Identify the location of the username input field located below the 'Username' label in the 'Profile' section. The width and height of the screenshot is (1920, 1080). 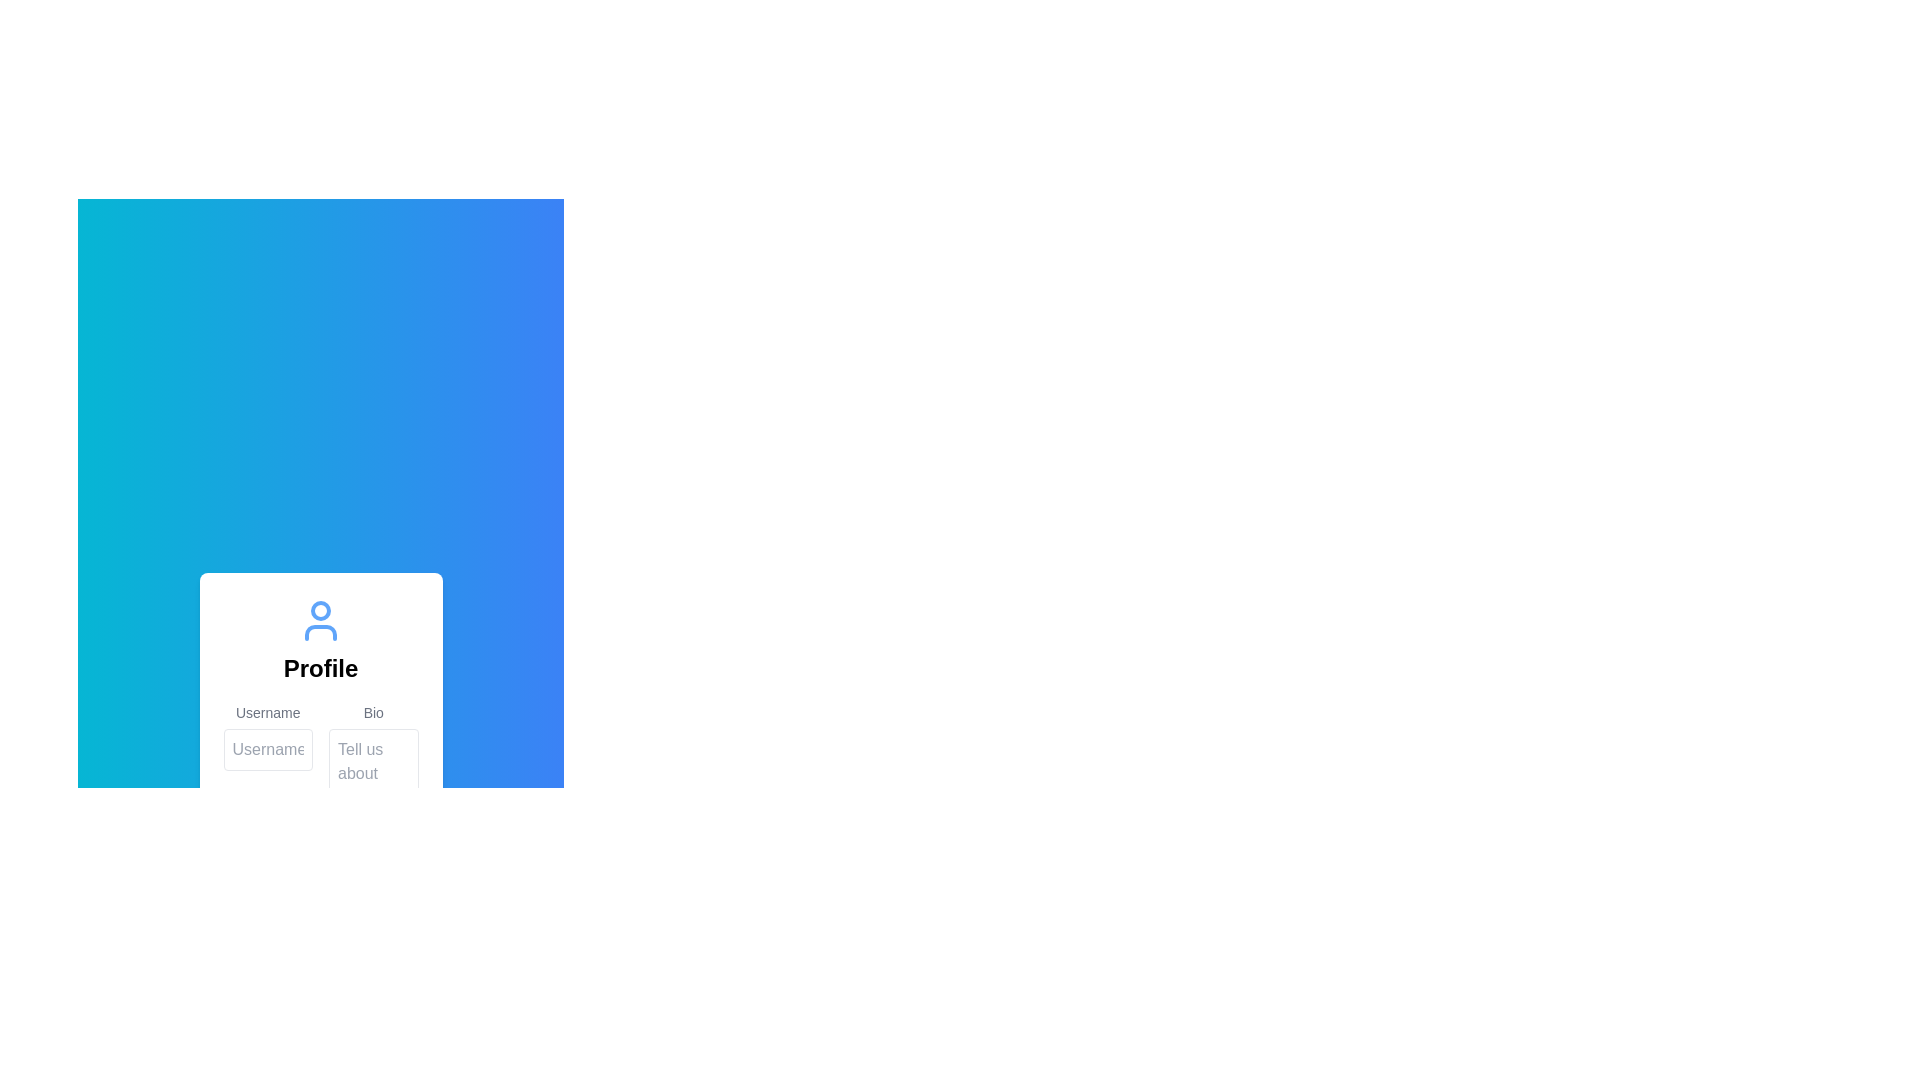
(267, 749).